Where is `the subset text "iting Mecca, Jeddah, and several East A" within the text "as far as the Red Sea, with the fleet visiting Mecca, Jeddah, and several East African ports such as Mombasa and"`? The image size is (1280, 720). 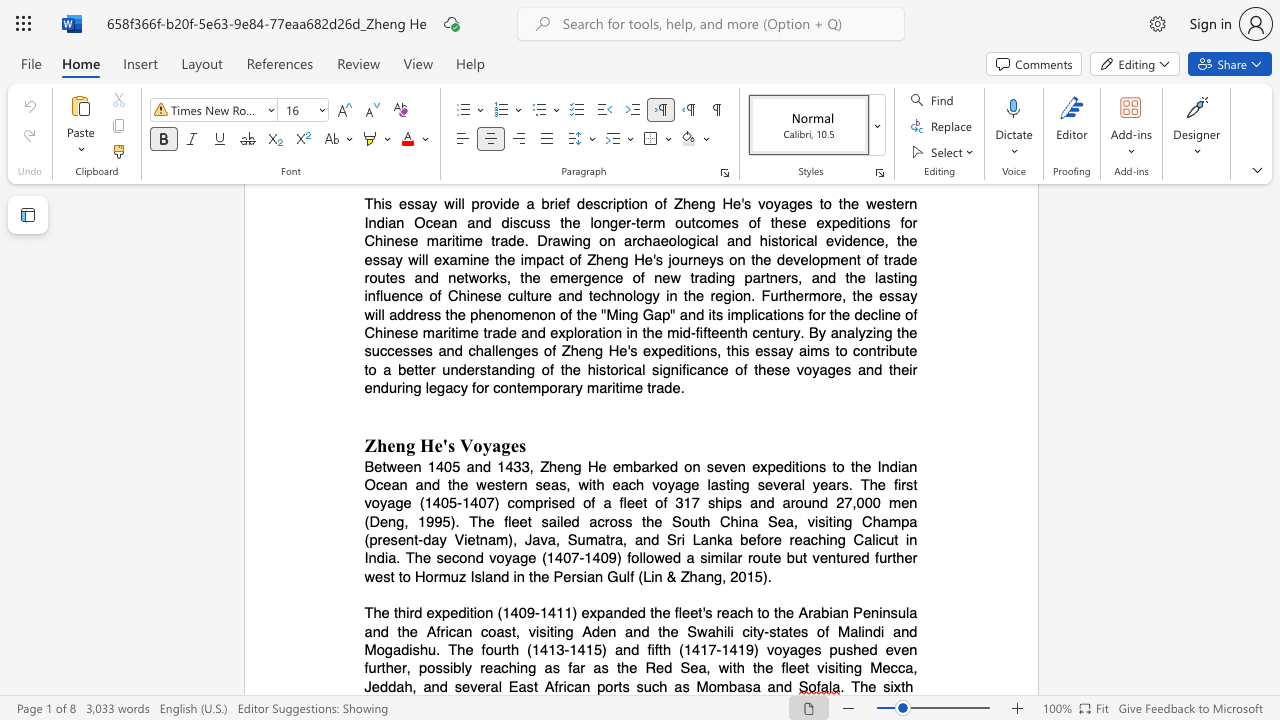
the subset text "iting Mecca, Jeddah, and several East A" within the text "as far as the Red Sea, with the fleet visiting Mecca, Jeddah, and several East African ports such as Mombasa and" is located at coordinates (835, 668).